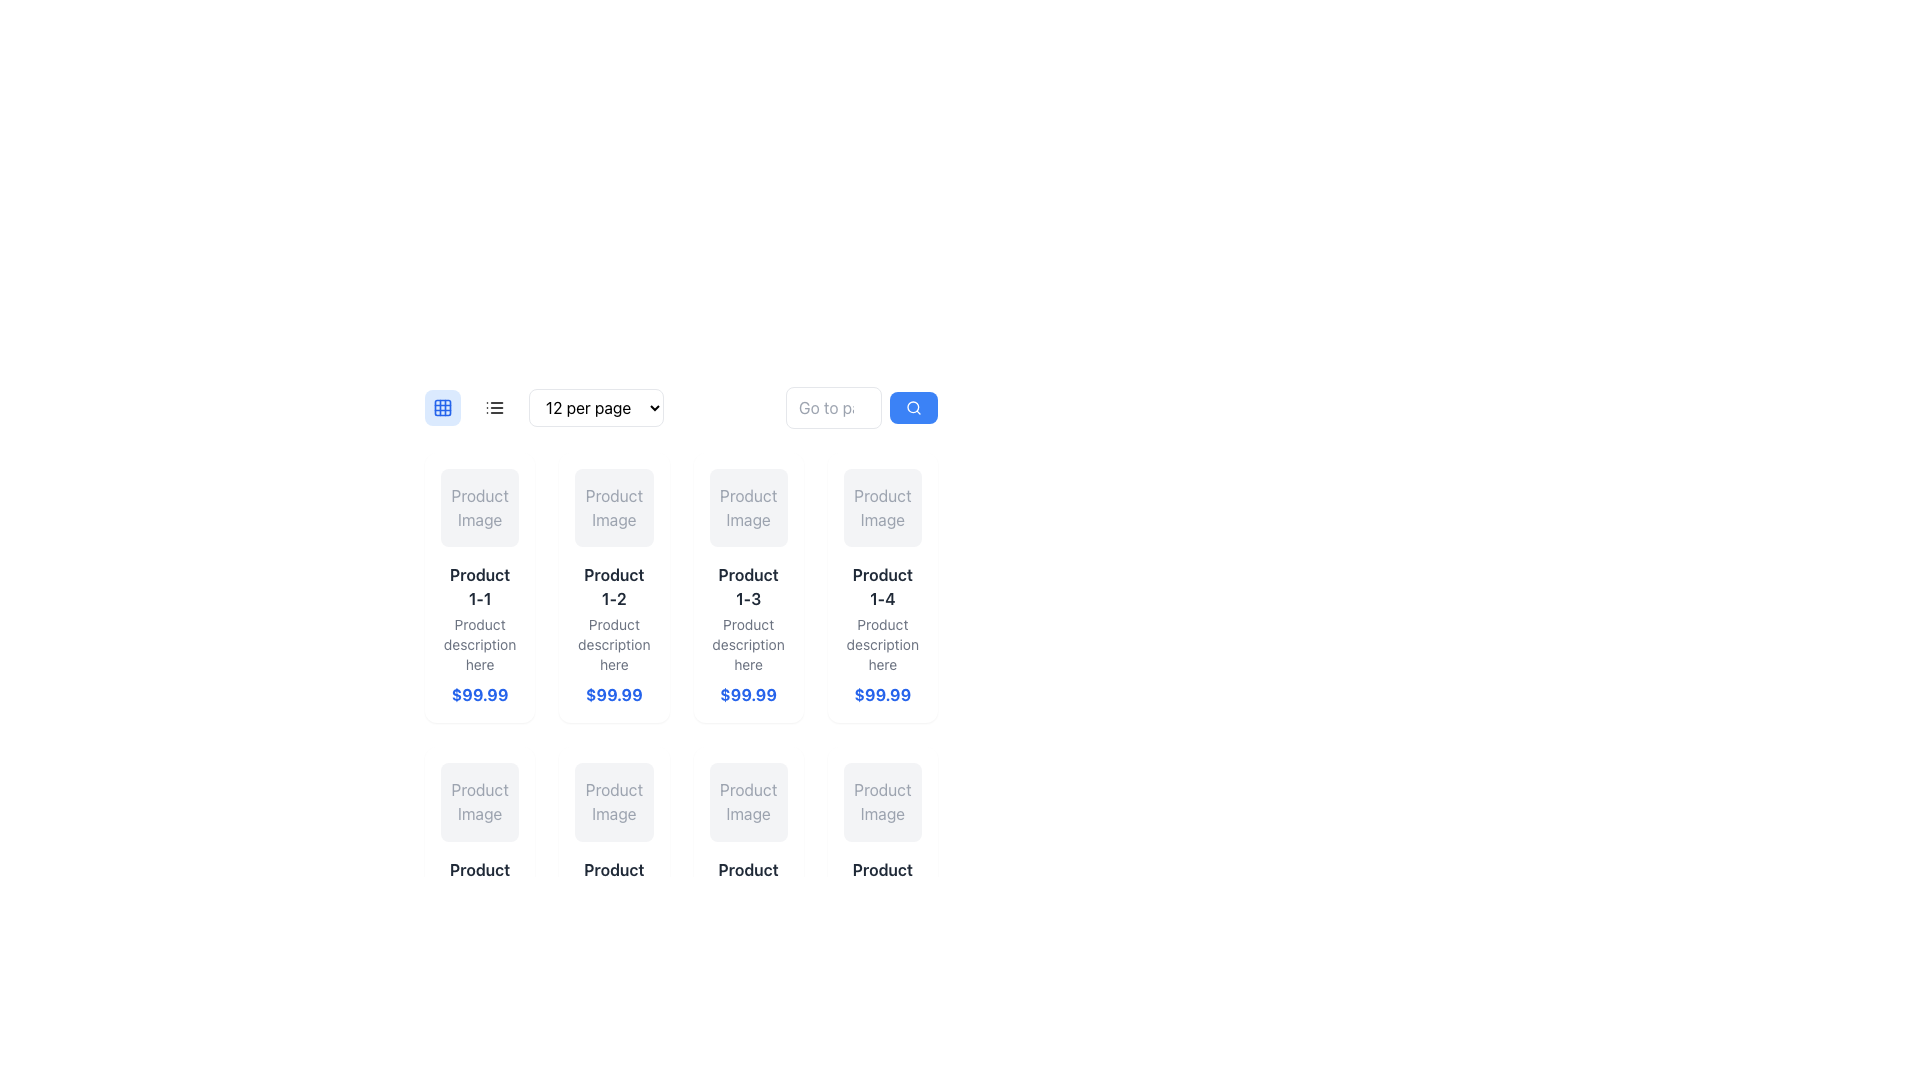 The height and width of the screenshot is (1080, 1920). I want to click on the button with a grid icon located at the top-left of the toolbar, so click(441, 407).